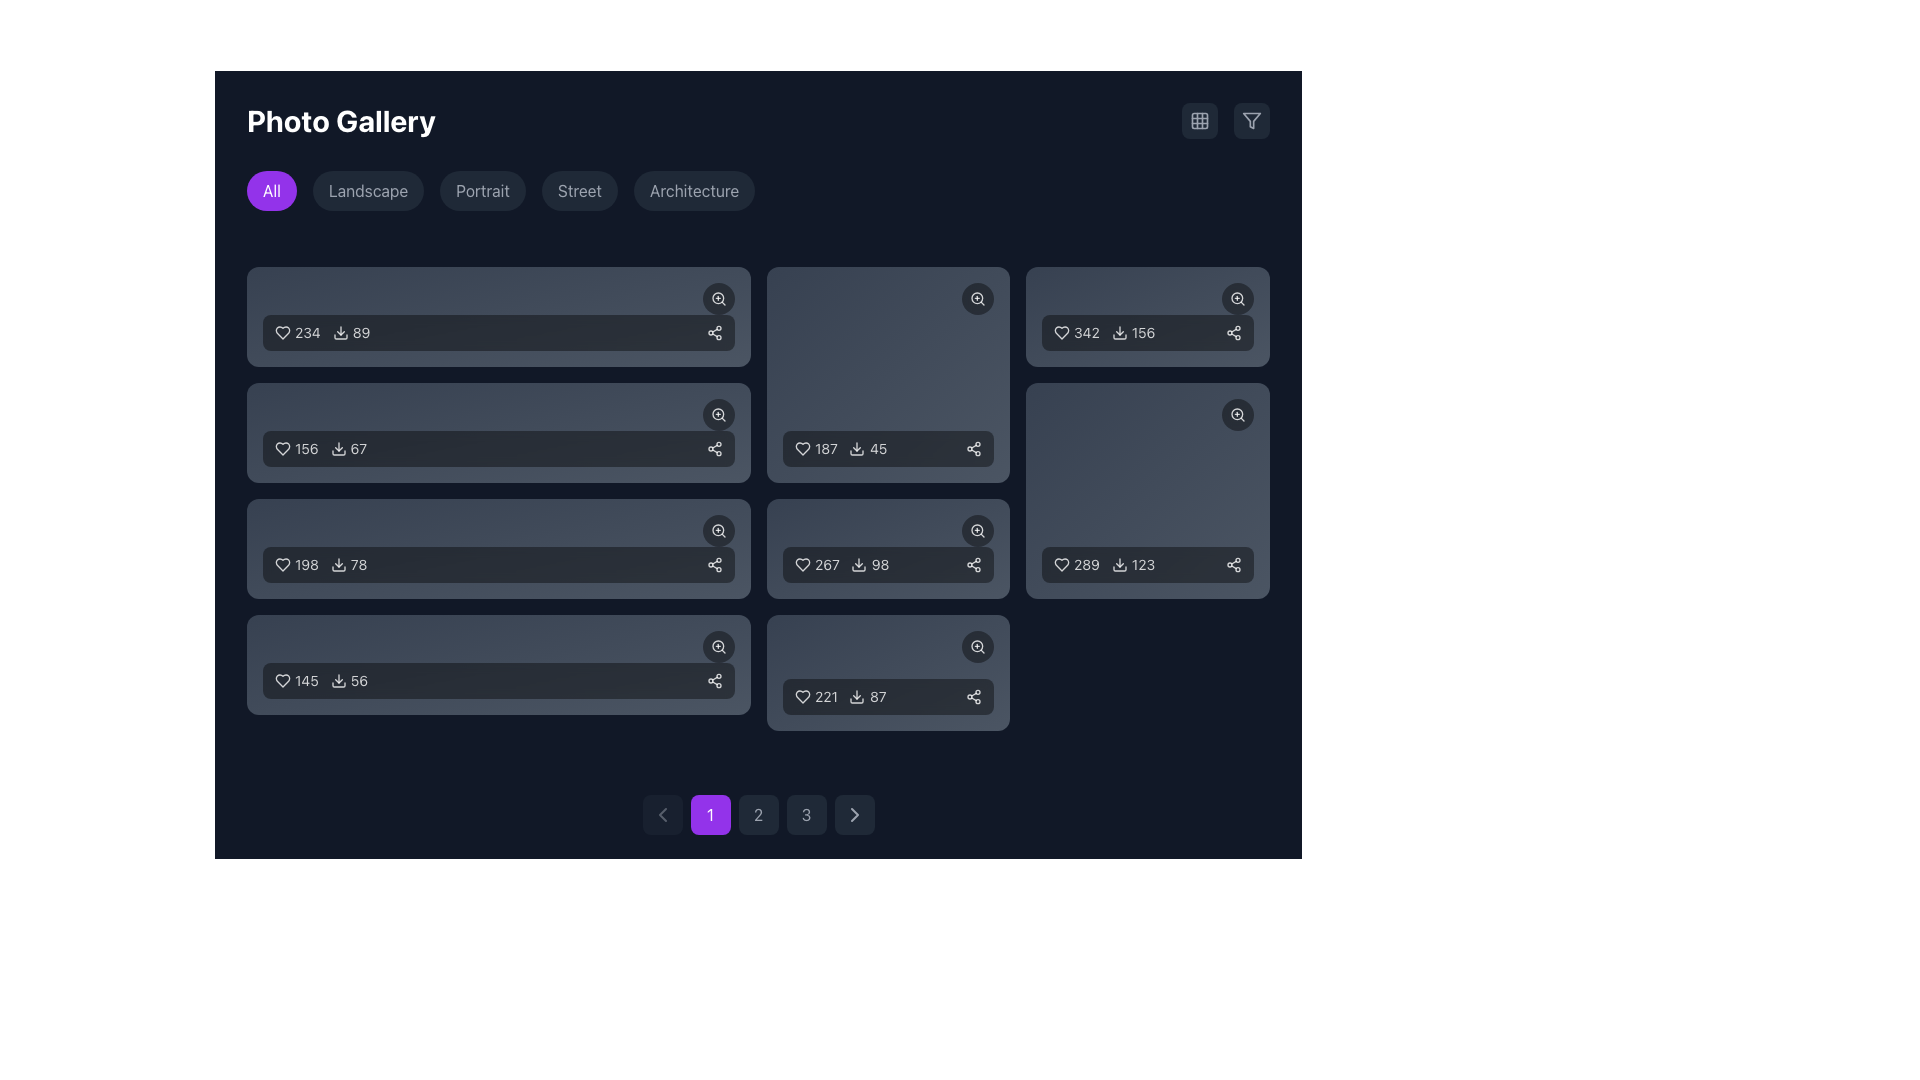 The image size is (1920, 1080). What do you see at coordinates (1232, 331) in the screenshot?
I see `the share icon button located in the upper right section of the card displaying '342 156' to share its content` at bounding box center [1232, 331].